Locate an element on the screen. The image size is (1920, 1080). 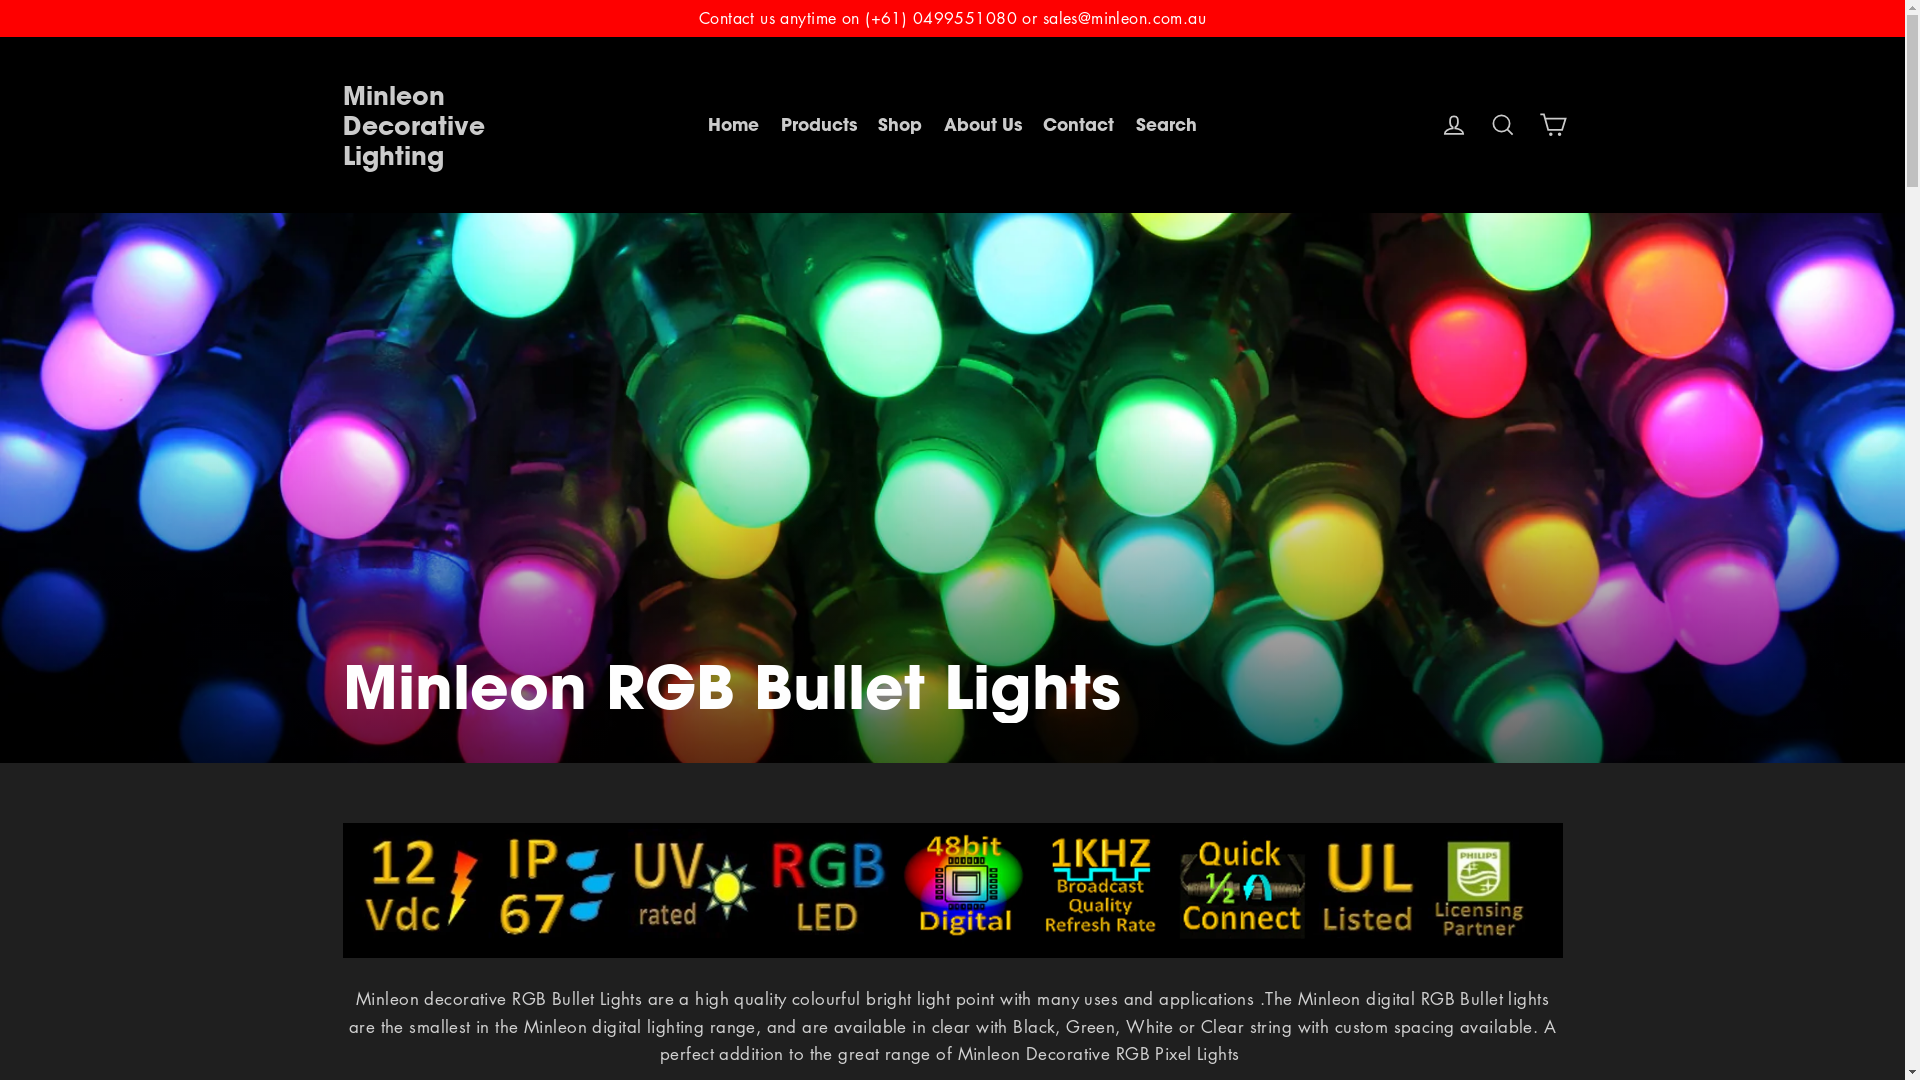
'Log in' is located at coordinates (1454, 124).